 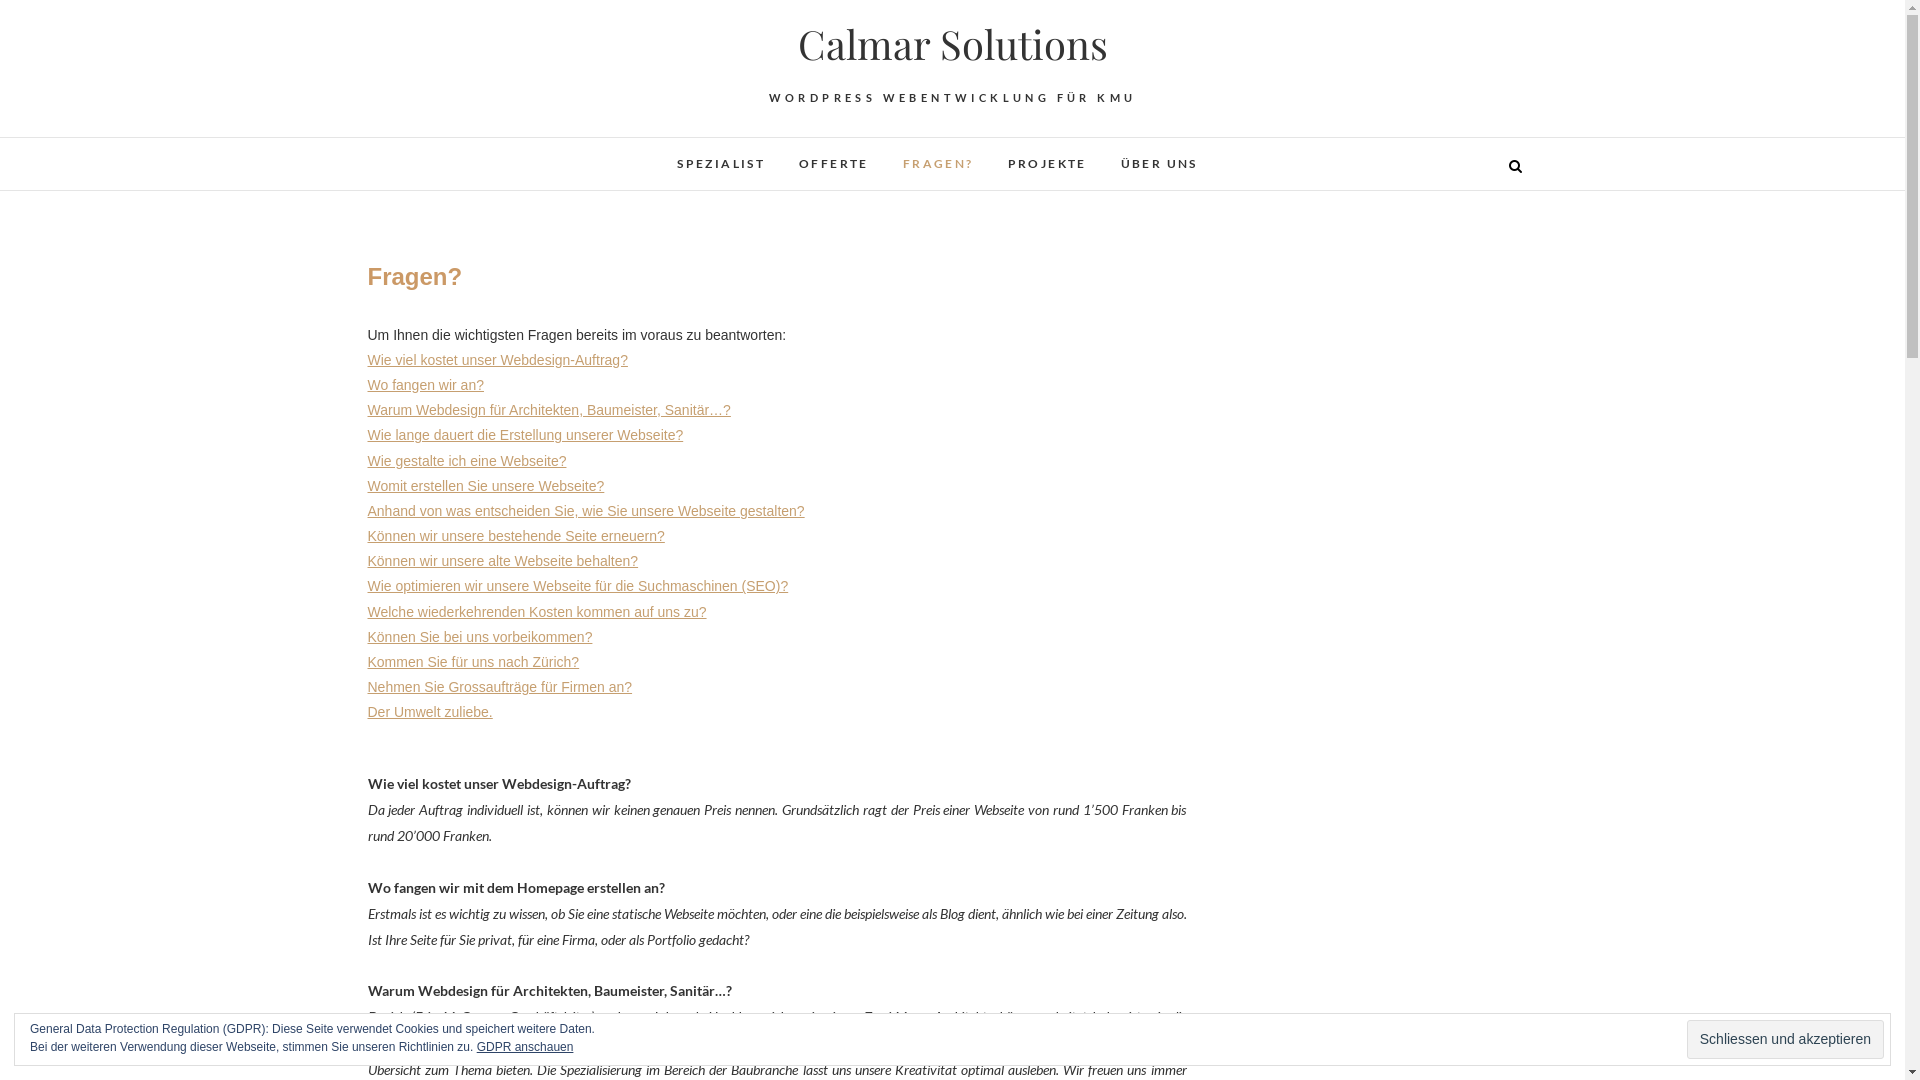 What do you see at coordinates (1855, 1040) in the screenshot?
I see `'Go to Top'` at bounding box center [1855, 1040].